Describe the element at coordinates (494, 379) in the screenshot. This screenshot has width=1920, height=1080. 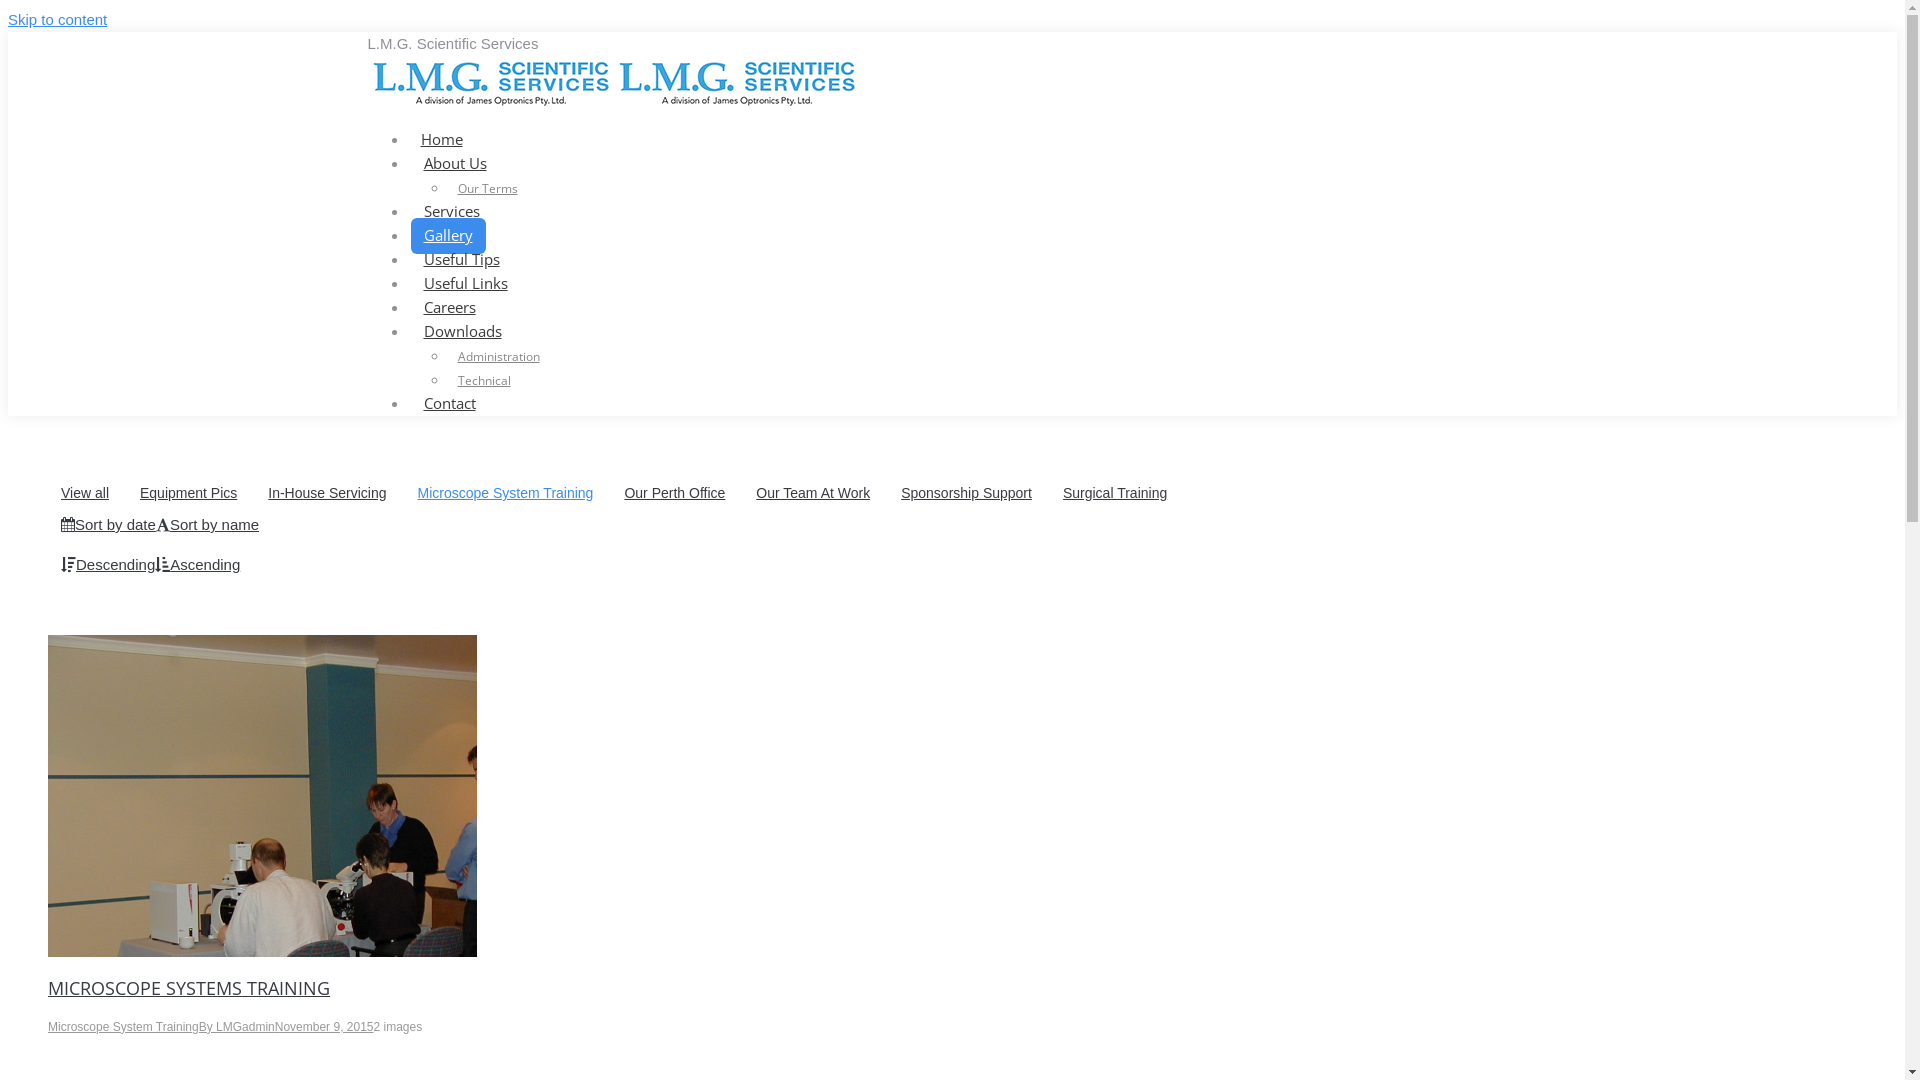
I see `'Technical'` at that location.